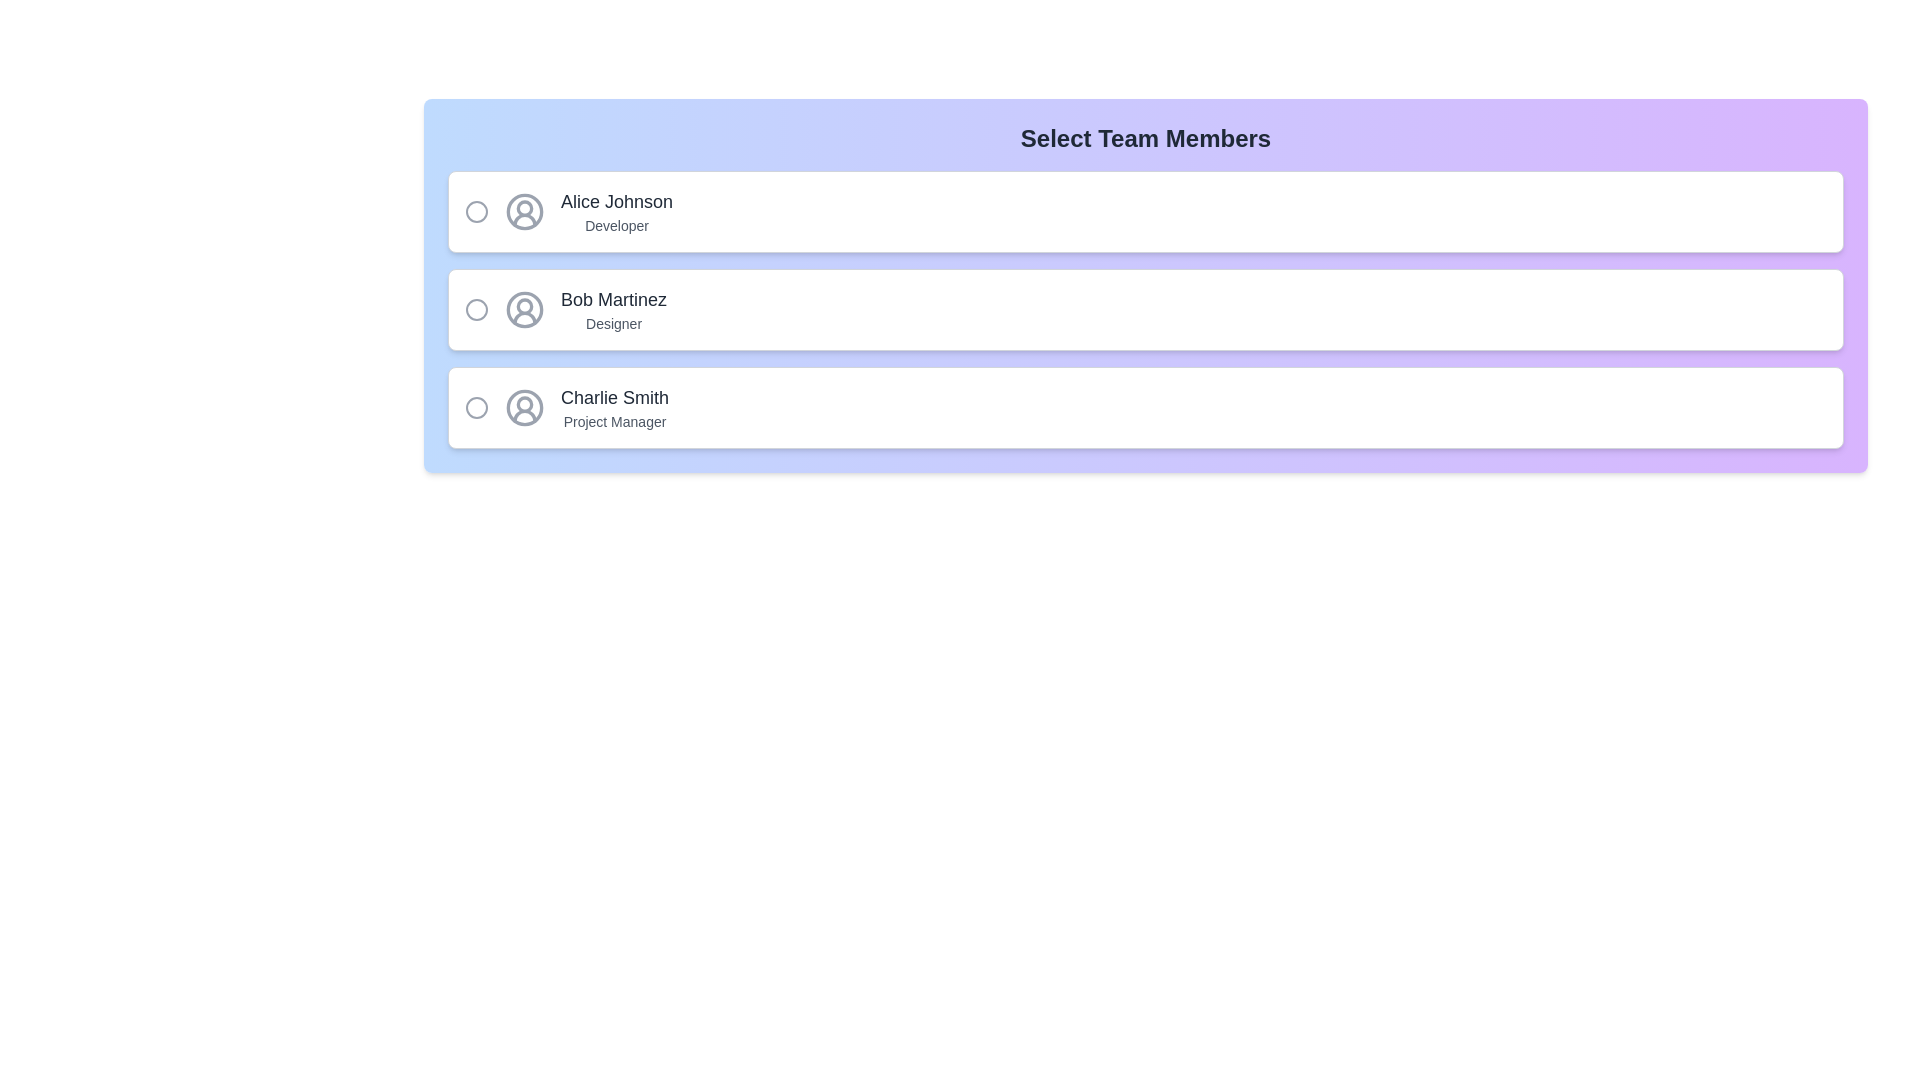  What do you see at coordinates (524, 407) in the screenshot?
I see `the user silhouette icon located to the left of the text 'Charlie Smith' and 'Project Manager', which is the third icon in the list` at bounding box center [524, 407].